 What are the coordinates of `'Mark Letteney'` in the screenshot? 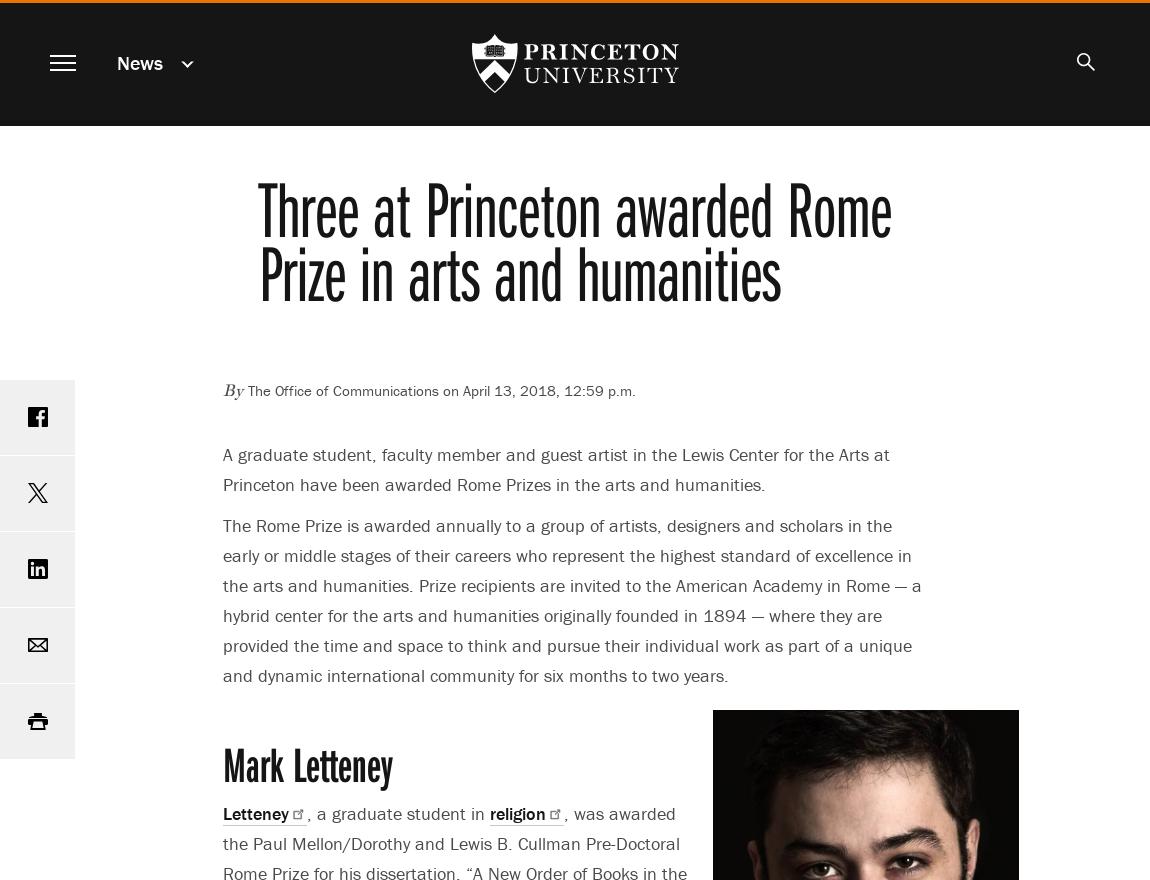 It's located at (307, 763).